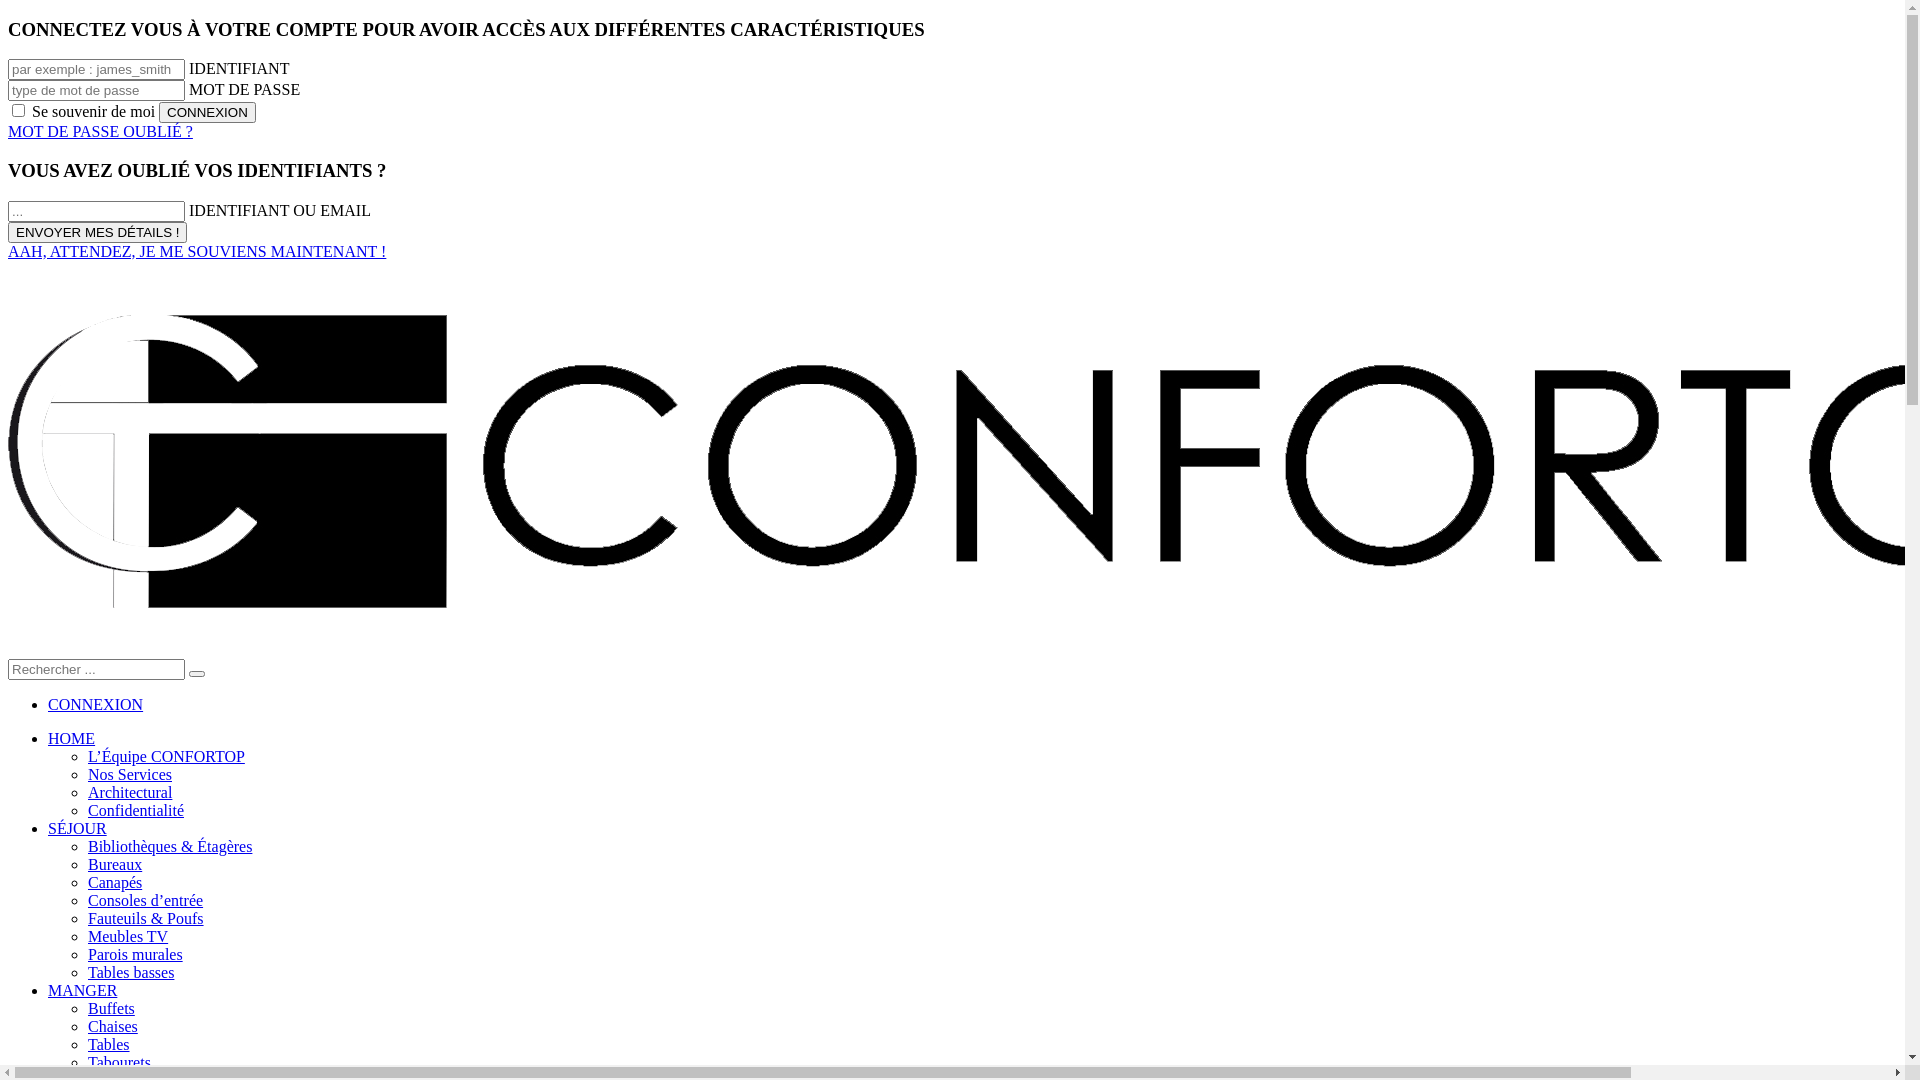 The height and width of the screenshot is (1080, 1920). What do you see at coordinates (128, 791) in the screenshot?
I see `'Architectural'` at bounding box center [128, 791].